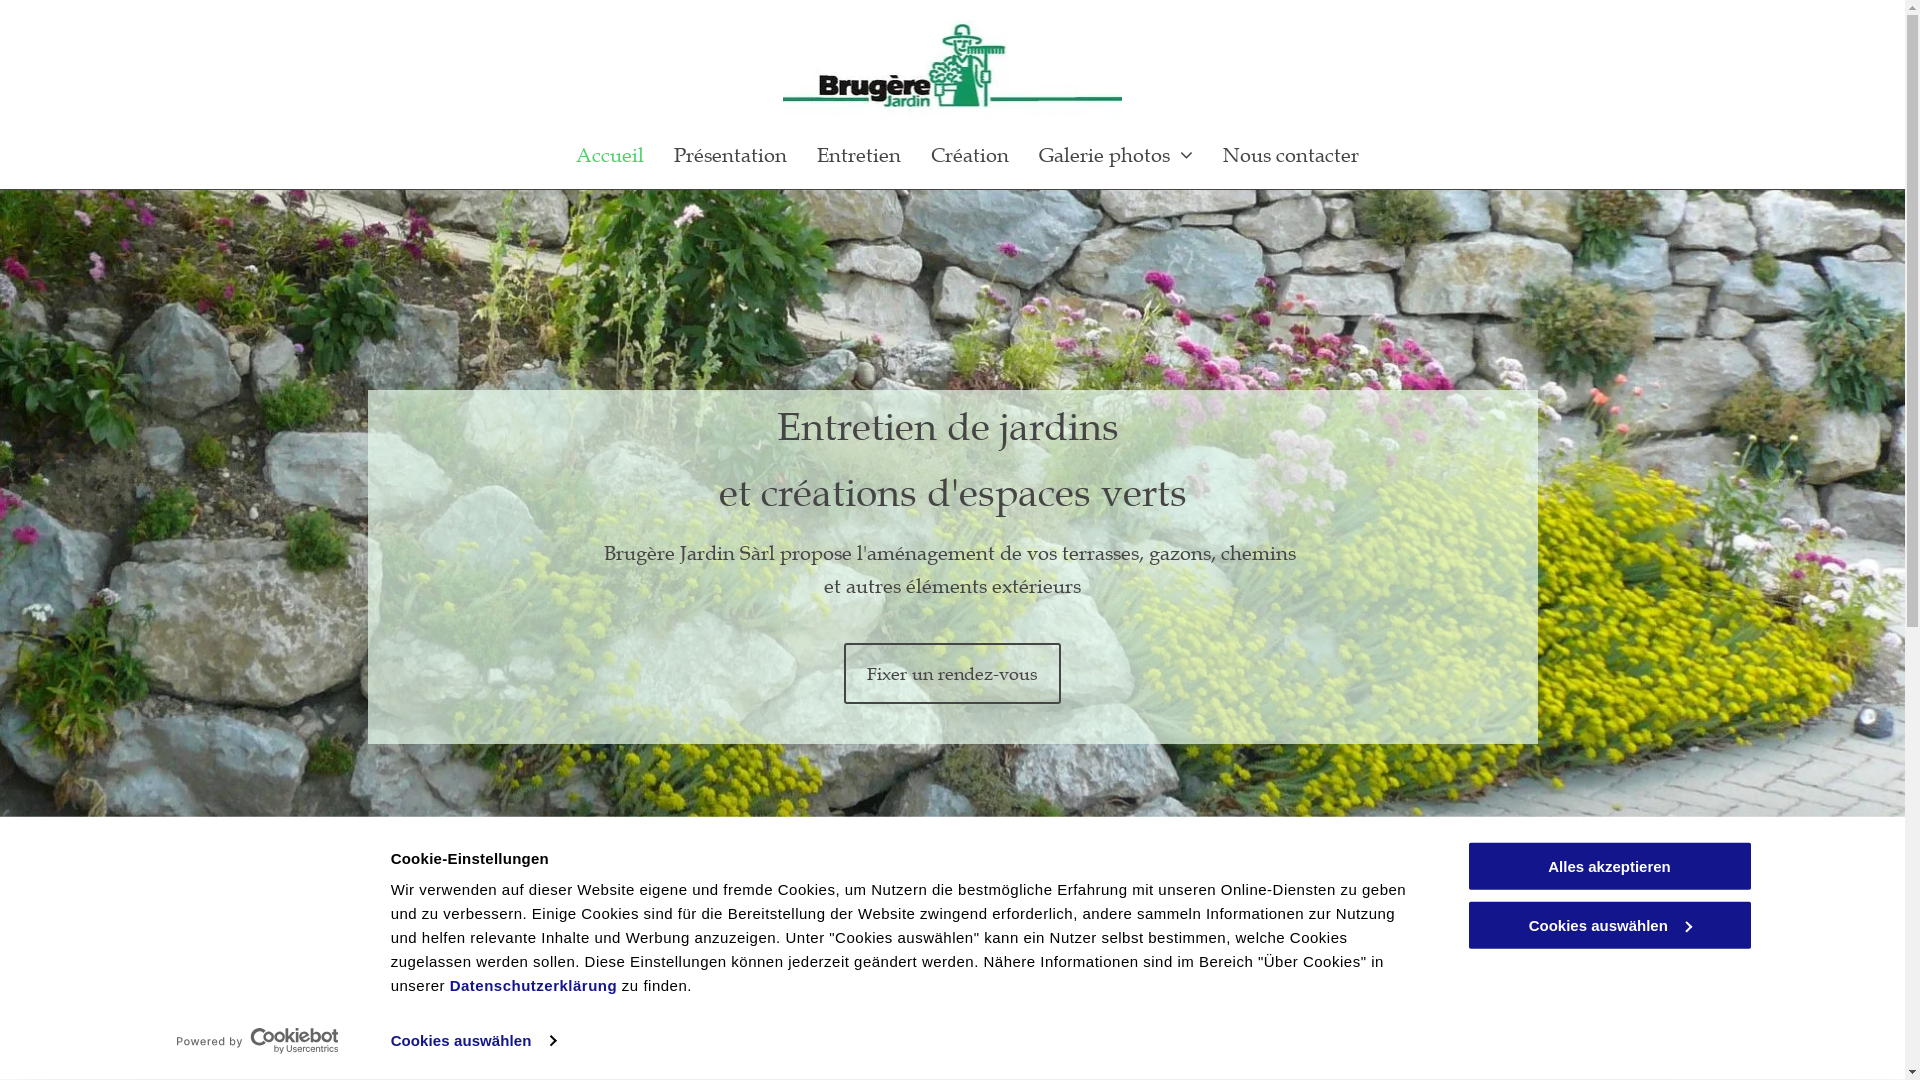  Describe the element at coordinates (951, 673) in the screenshot. I see `'Fixer un rendez-vous'` at that location.